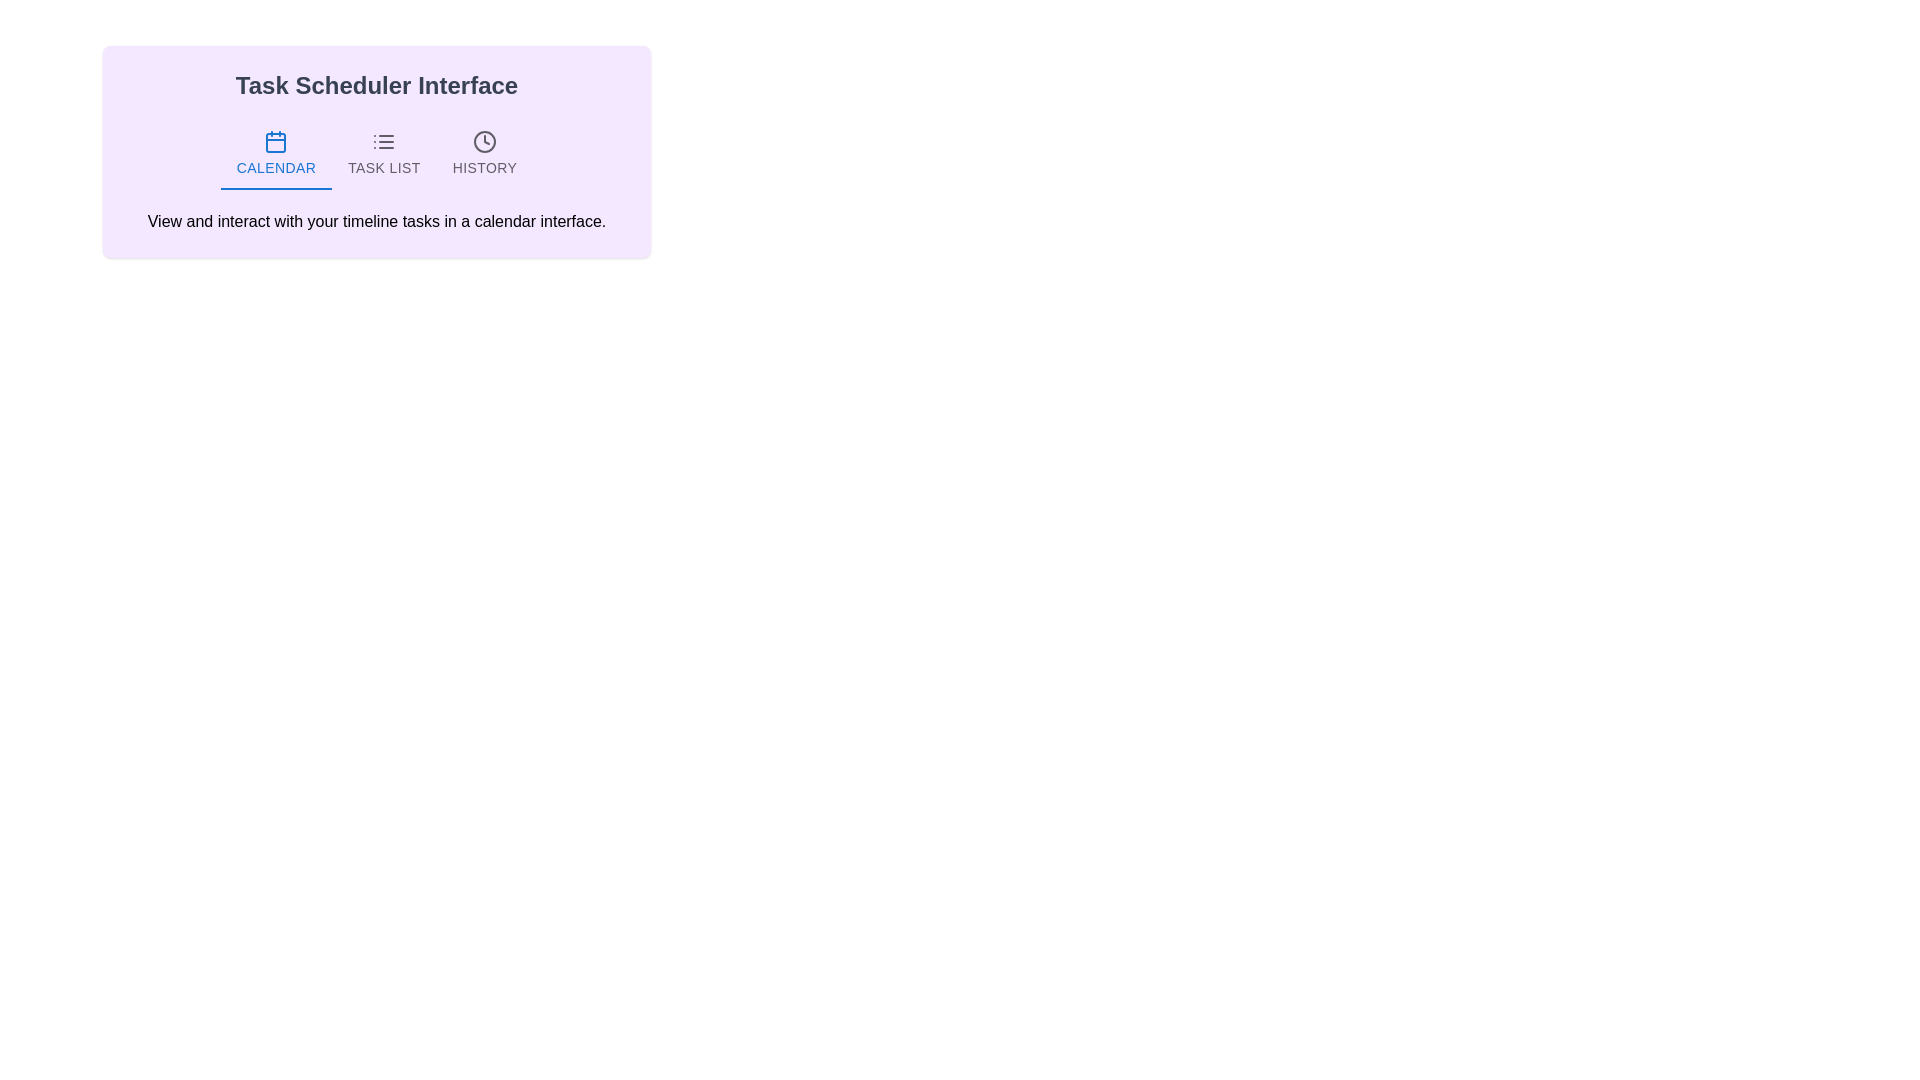 This screenshot has width=1920, height=1080. I want to click on the 'Task List' tab button, which contains a simplistic icon of three horizontal lines, so click(384, 141).